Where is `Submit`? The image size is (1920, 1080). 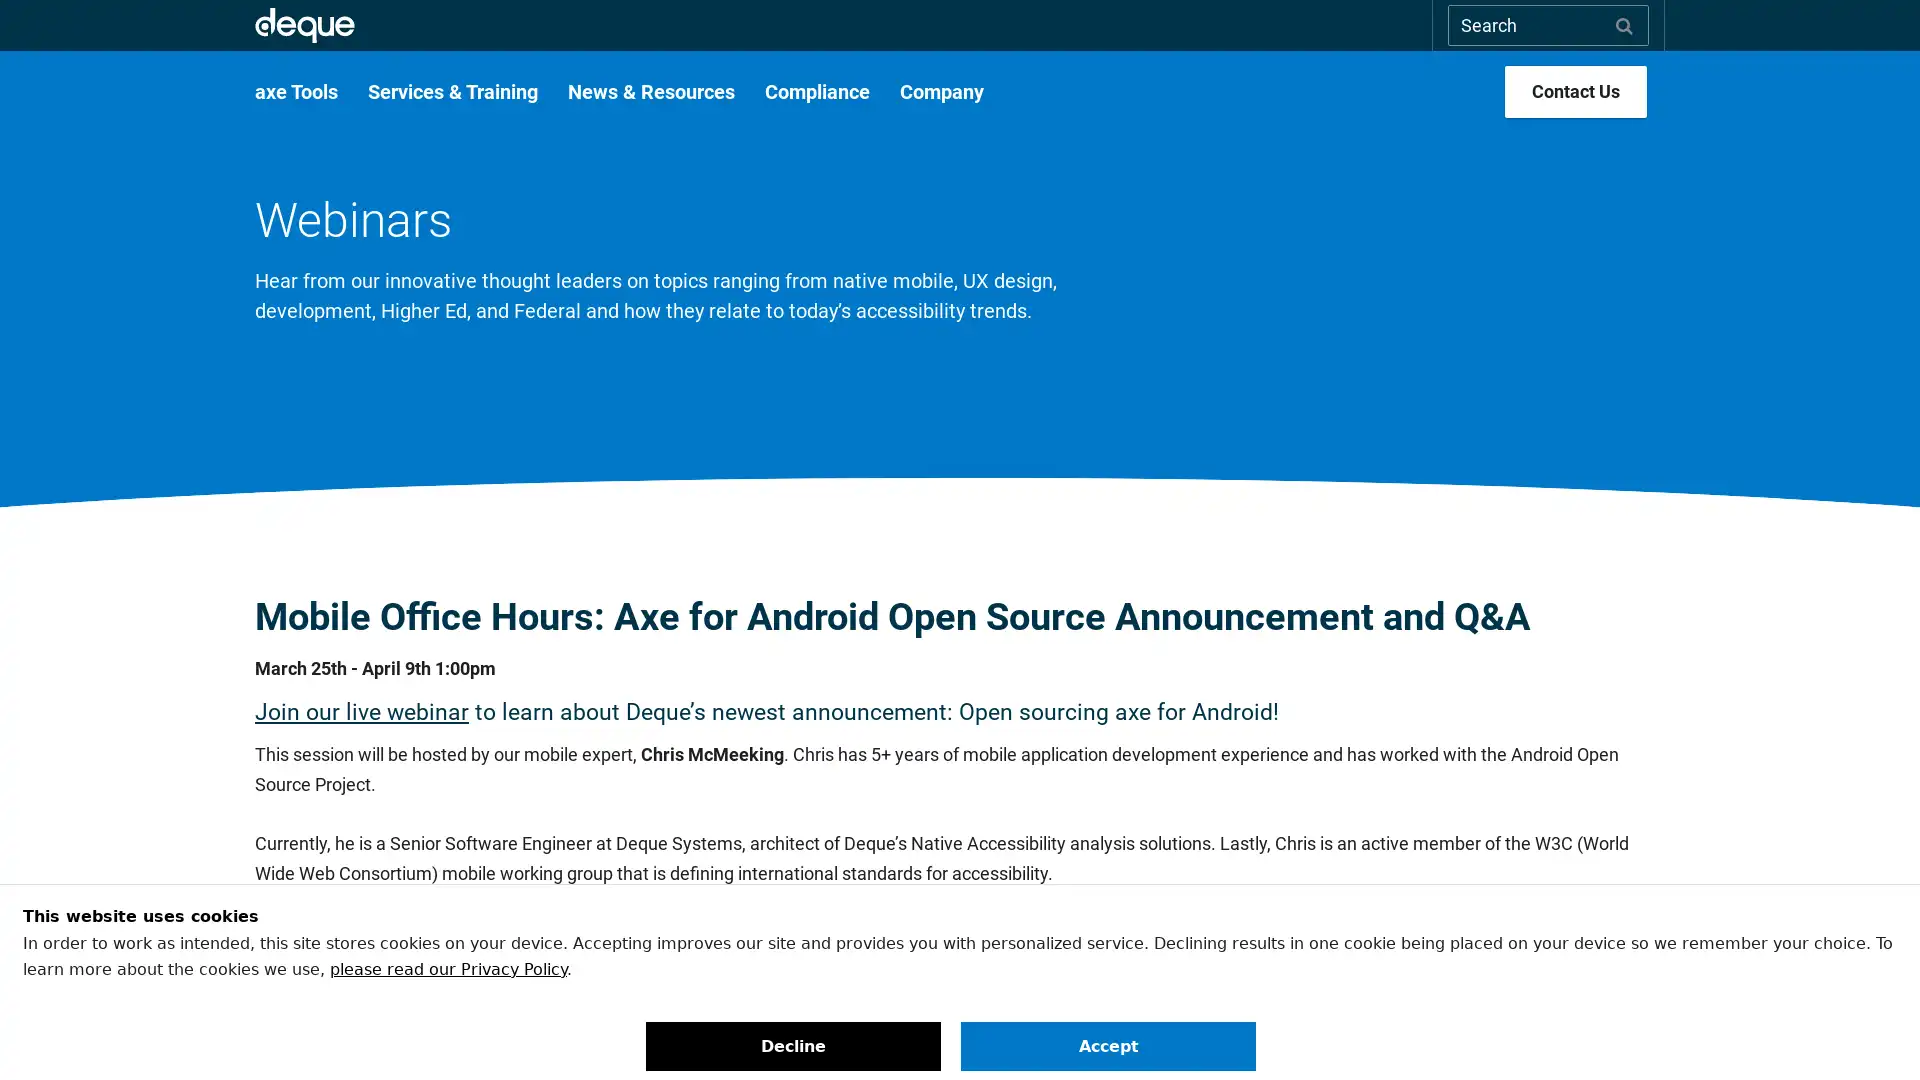
Submit is located at coordinates (1624, 24).